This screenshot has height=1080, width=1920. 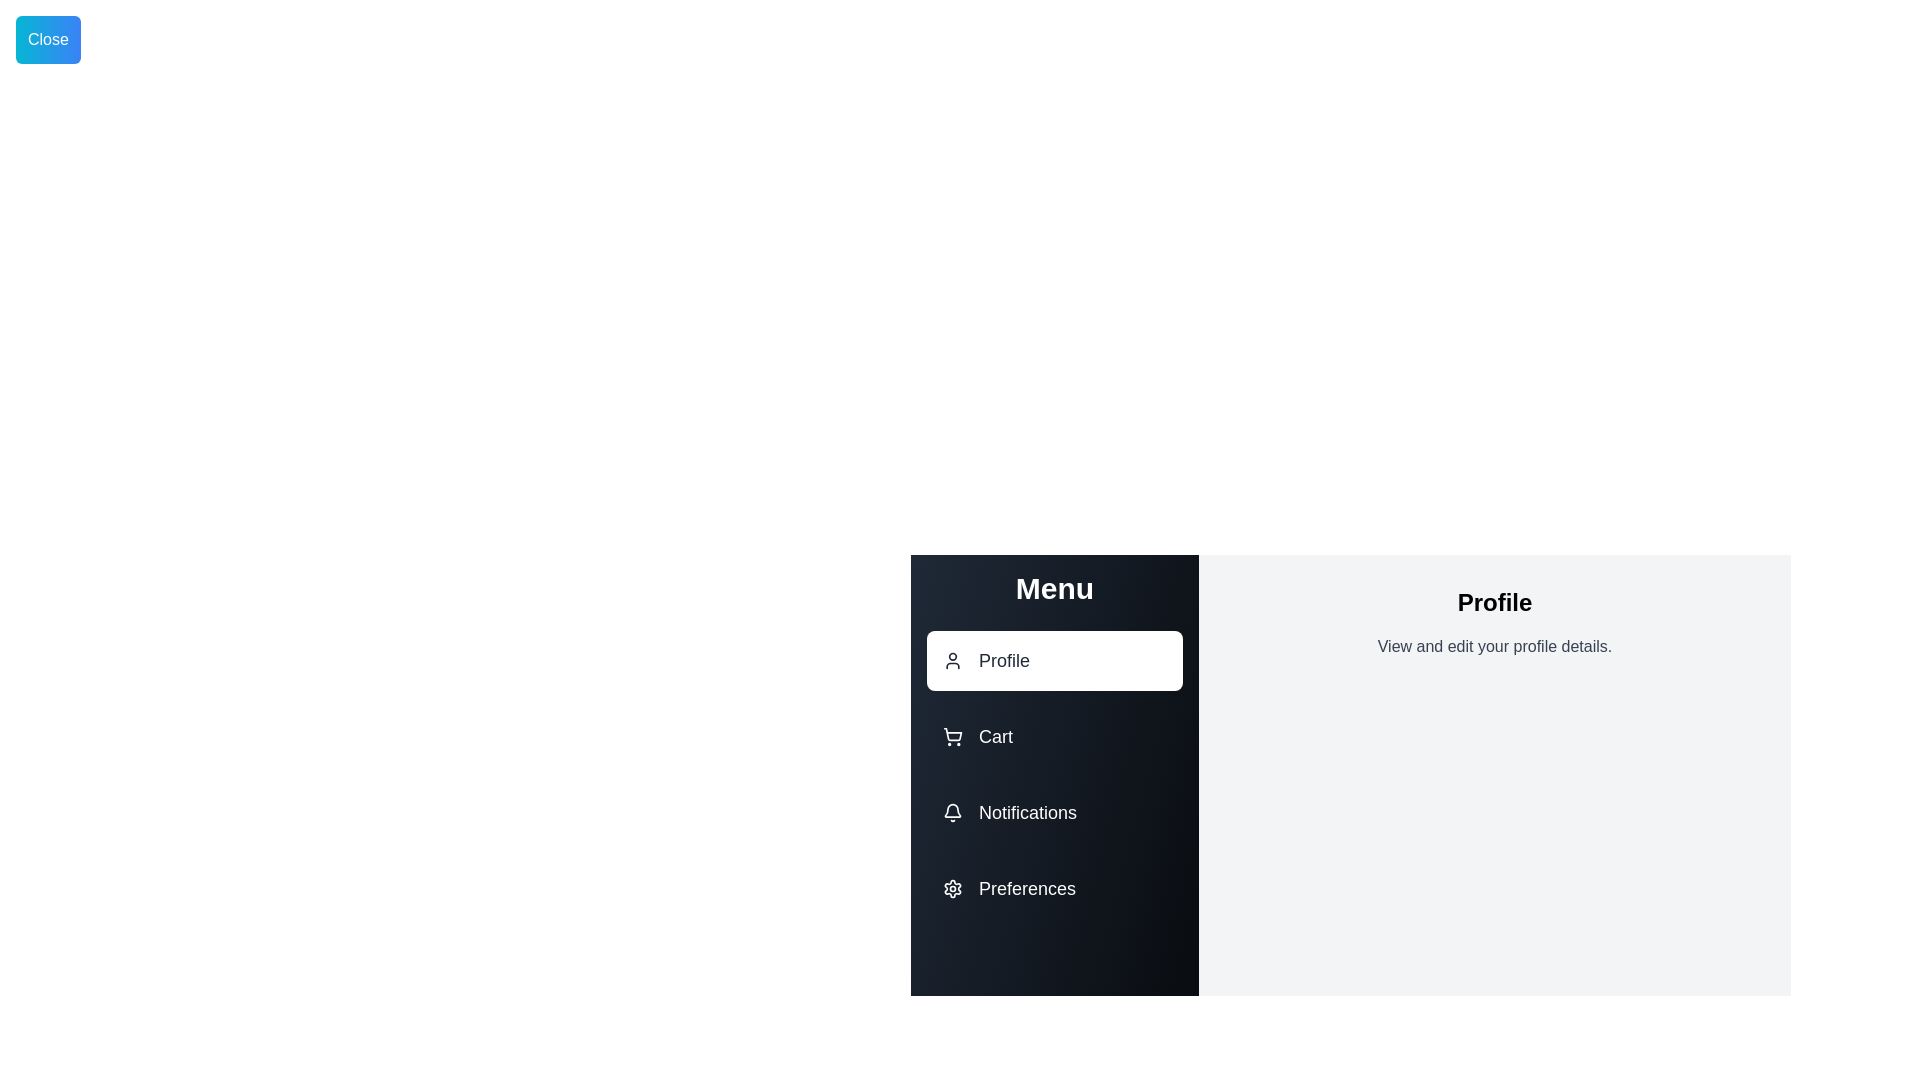 What do you see at coordinates (1054, 813) in the screenshot?
I see `the menu option Notifications by clicking on its corresponding area` at bounding box center [1054, 813].